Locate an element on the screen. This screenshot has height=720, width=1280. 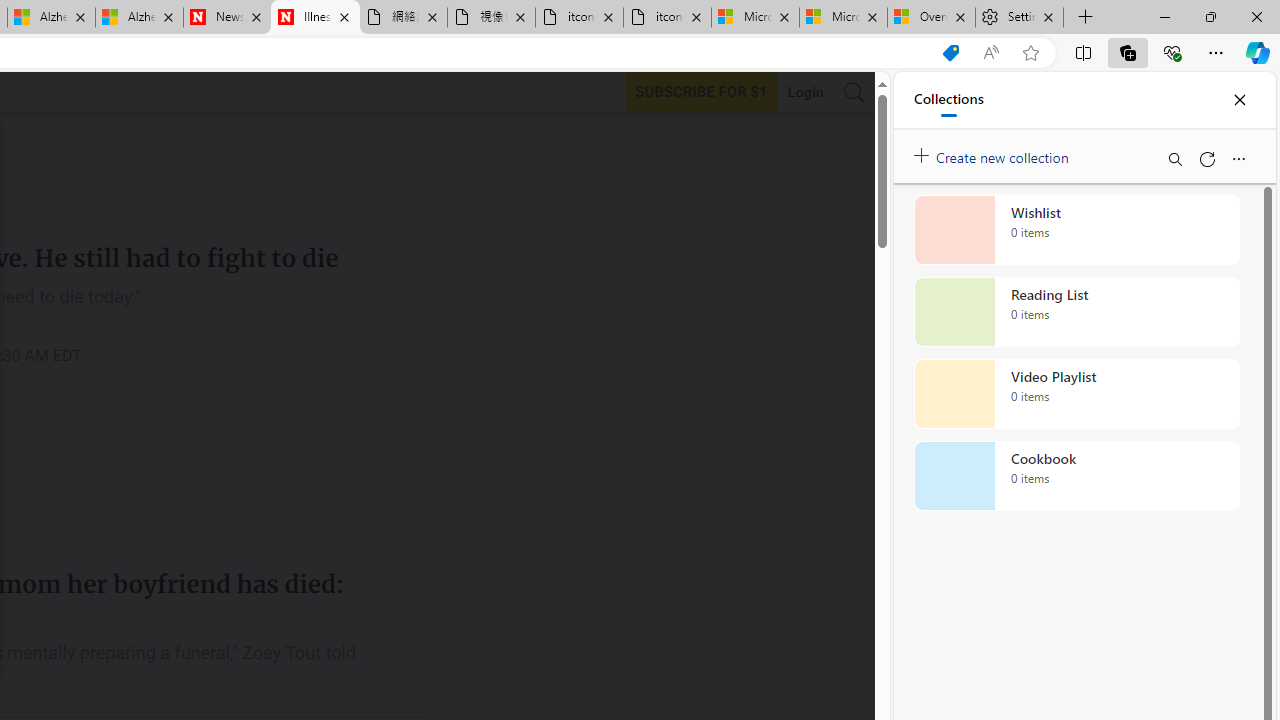
'Subscribe to our service' is located at coordinates (701, 91).